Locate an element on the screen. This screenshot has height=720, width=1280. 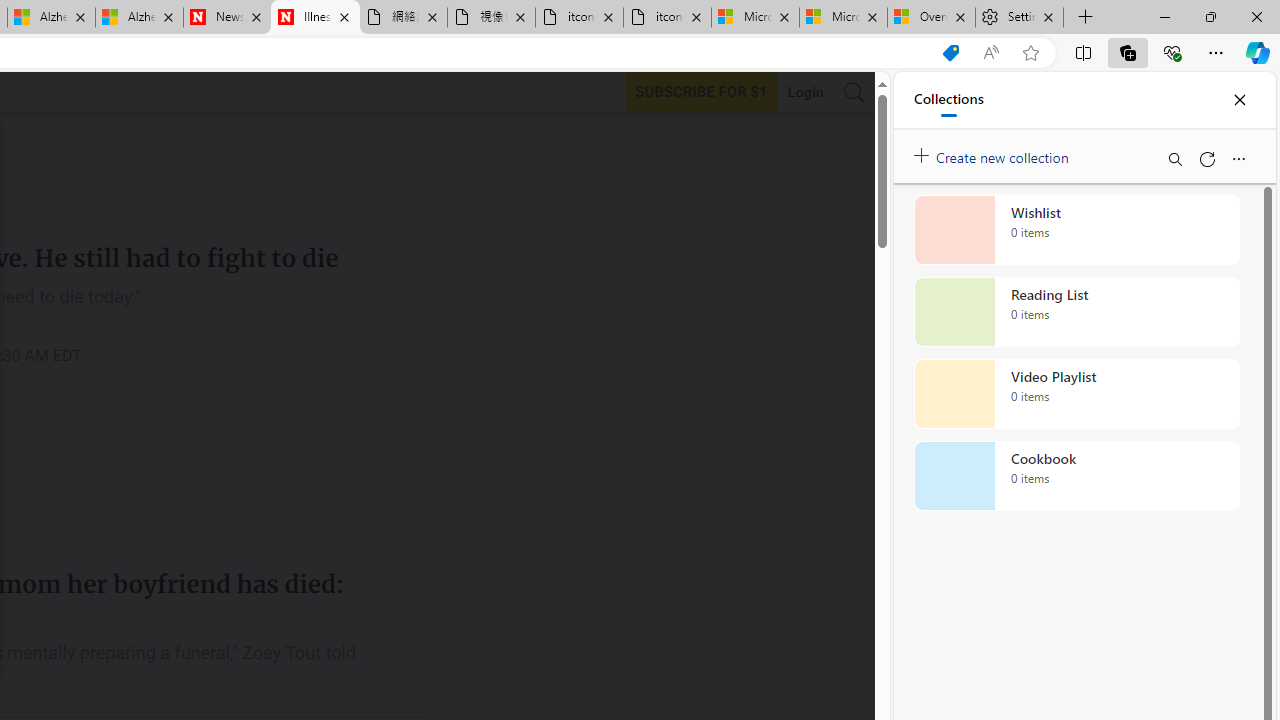
'Subscribe to our service' is located at coordinates (701, 91).